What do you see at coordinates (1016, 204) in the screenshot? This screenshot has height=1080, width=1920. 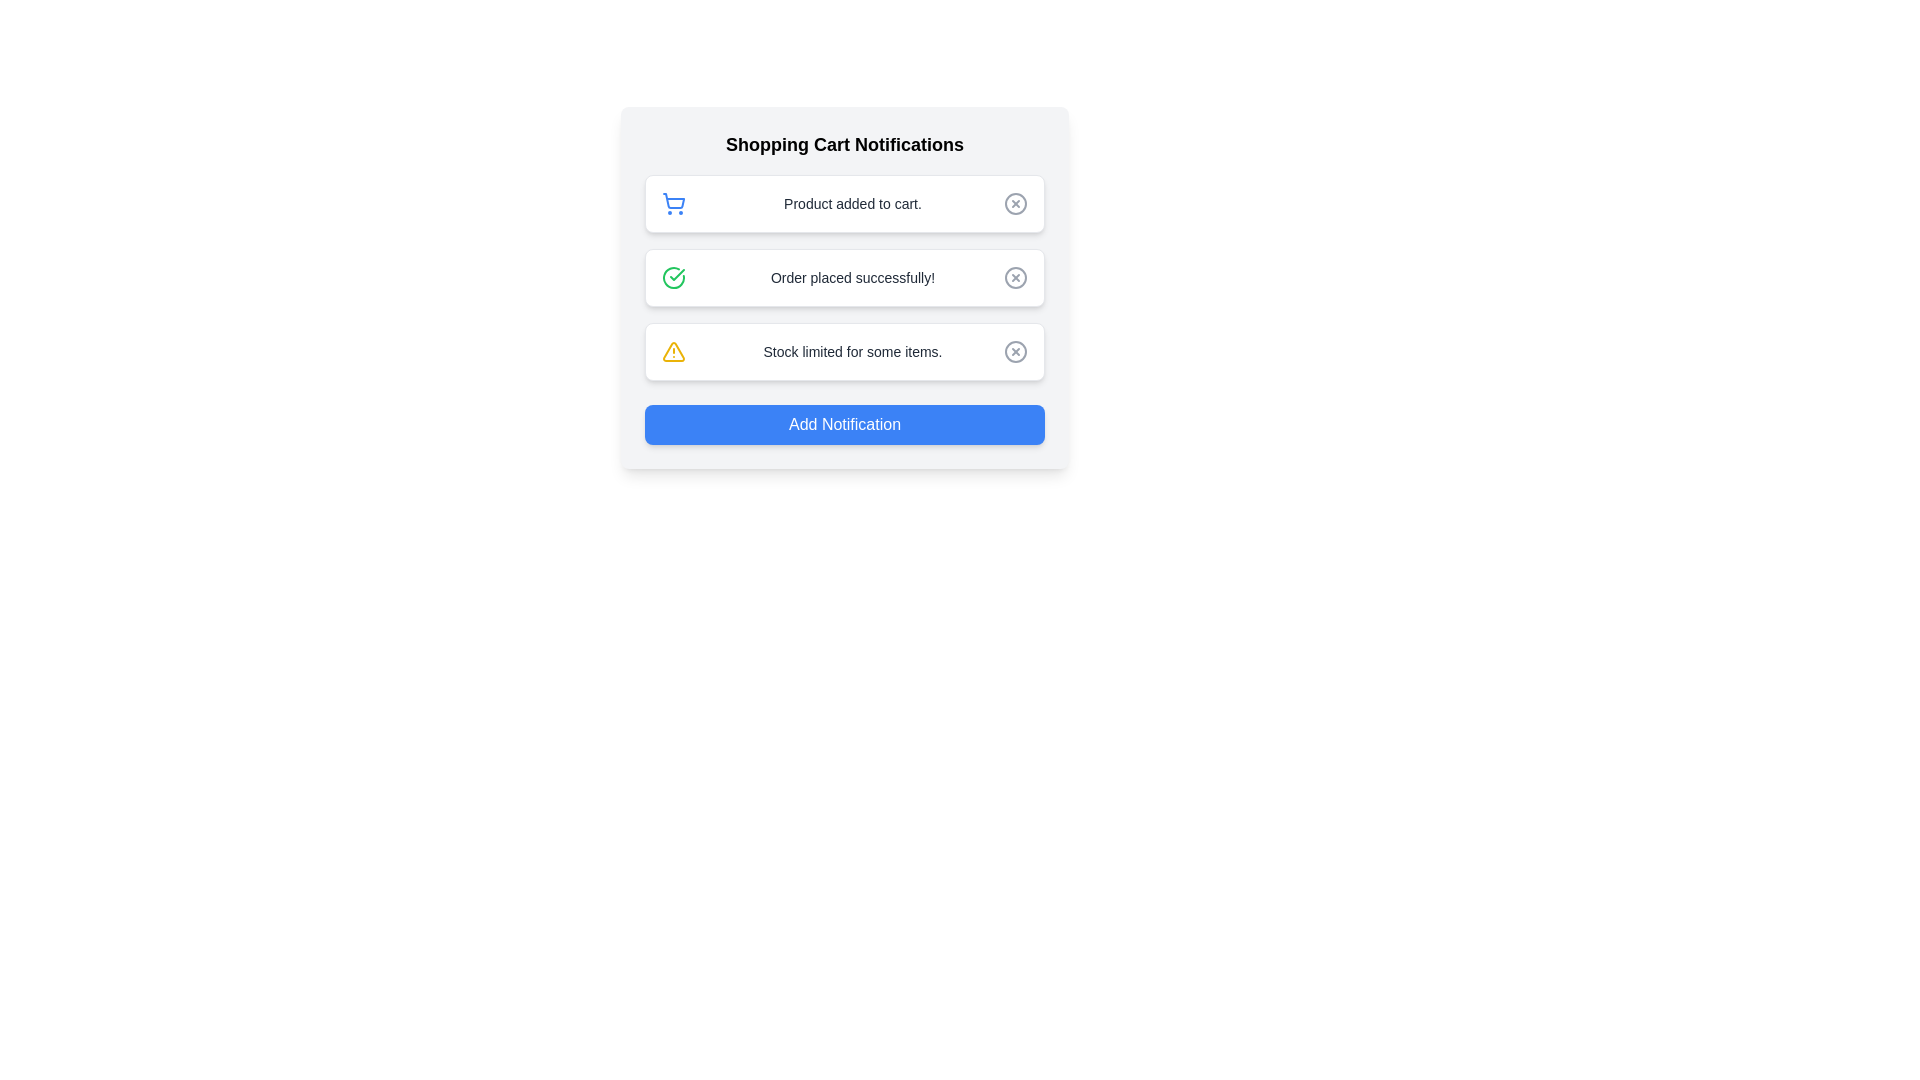 I see `the inner circular part of the close or cancel icon located on the far-right side of the top row in the list of notifications, next to the text 'Product added to cart'` at bounding box center [1016, 204].